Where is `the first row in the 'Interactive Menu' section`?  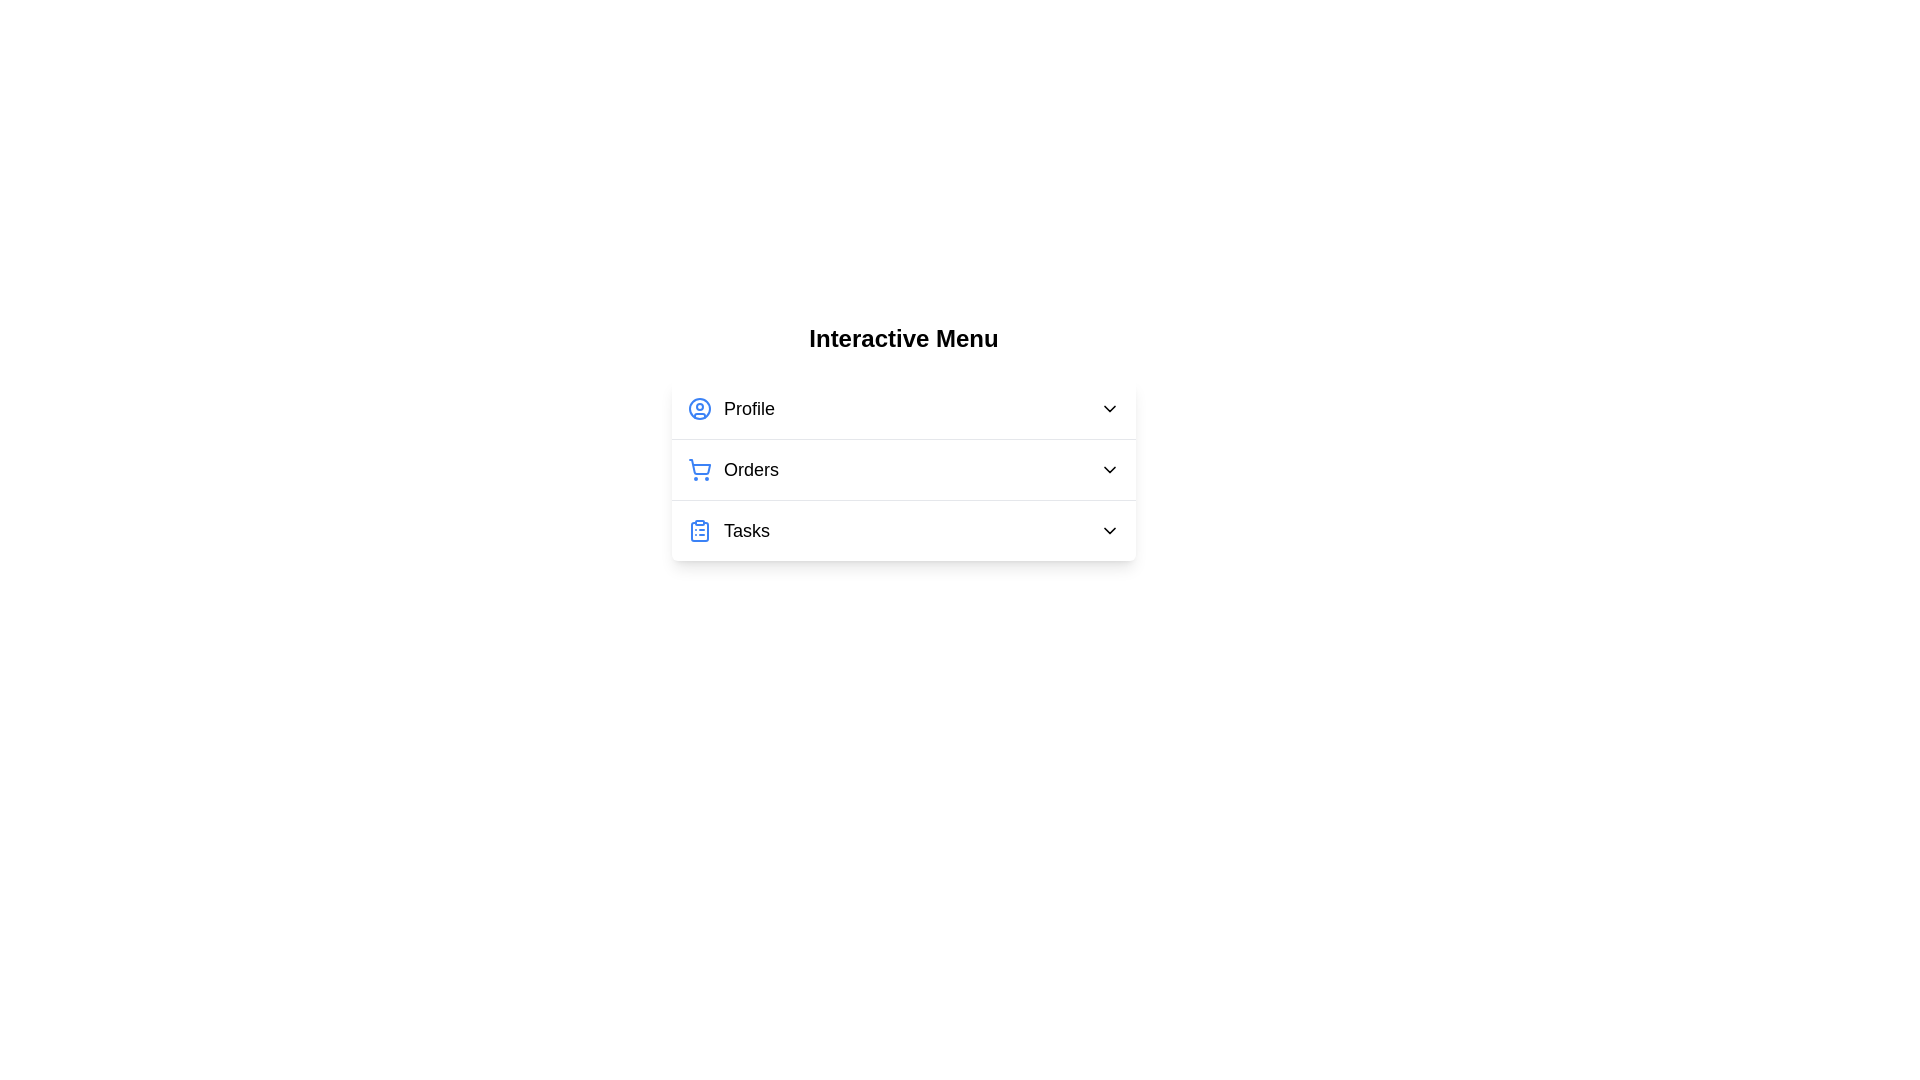 the first row in the 'Interactive Menu' section is located at coordinates (902, 407).